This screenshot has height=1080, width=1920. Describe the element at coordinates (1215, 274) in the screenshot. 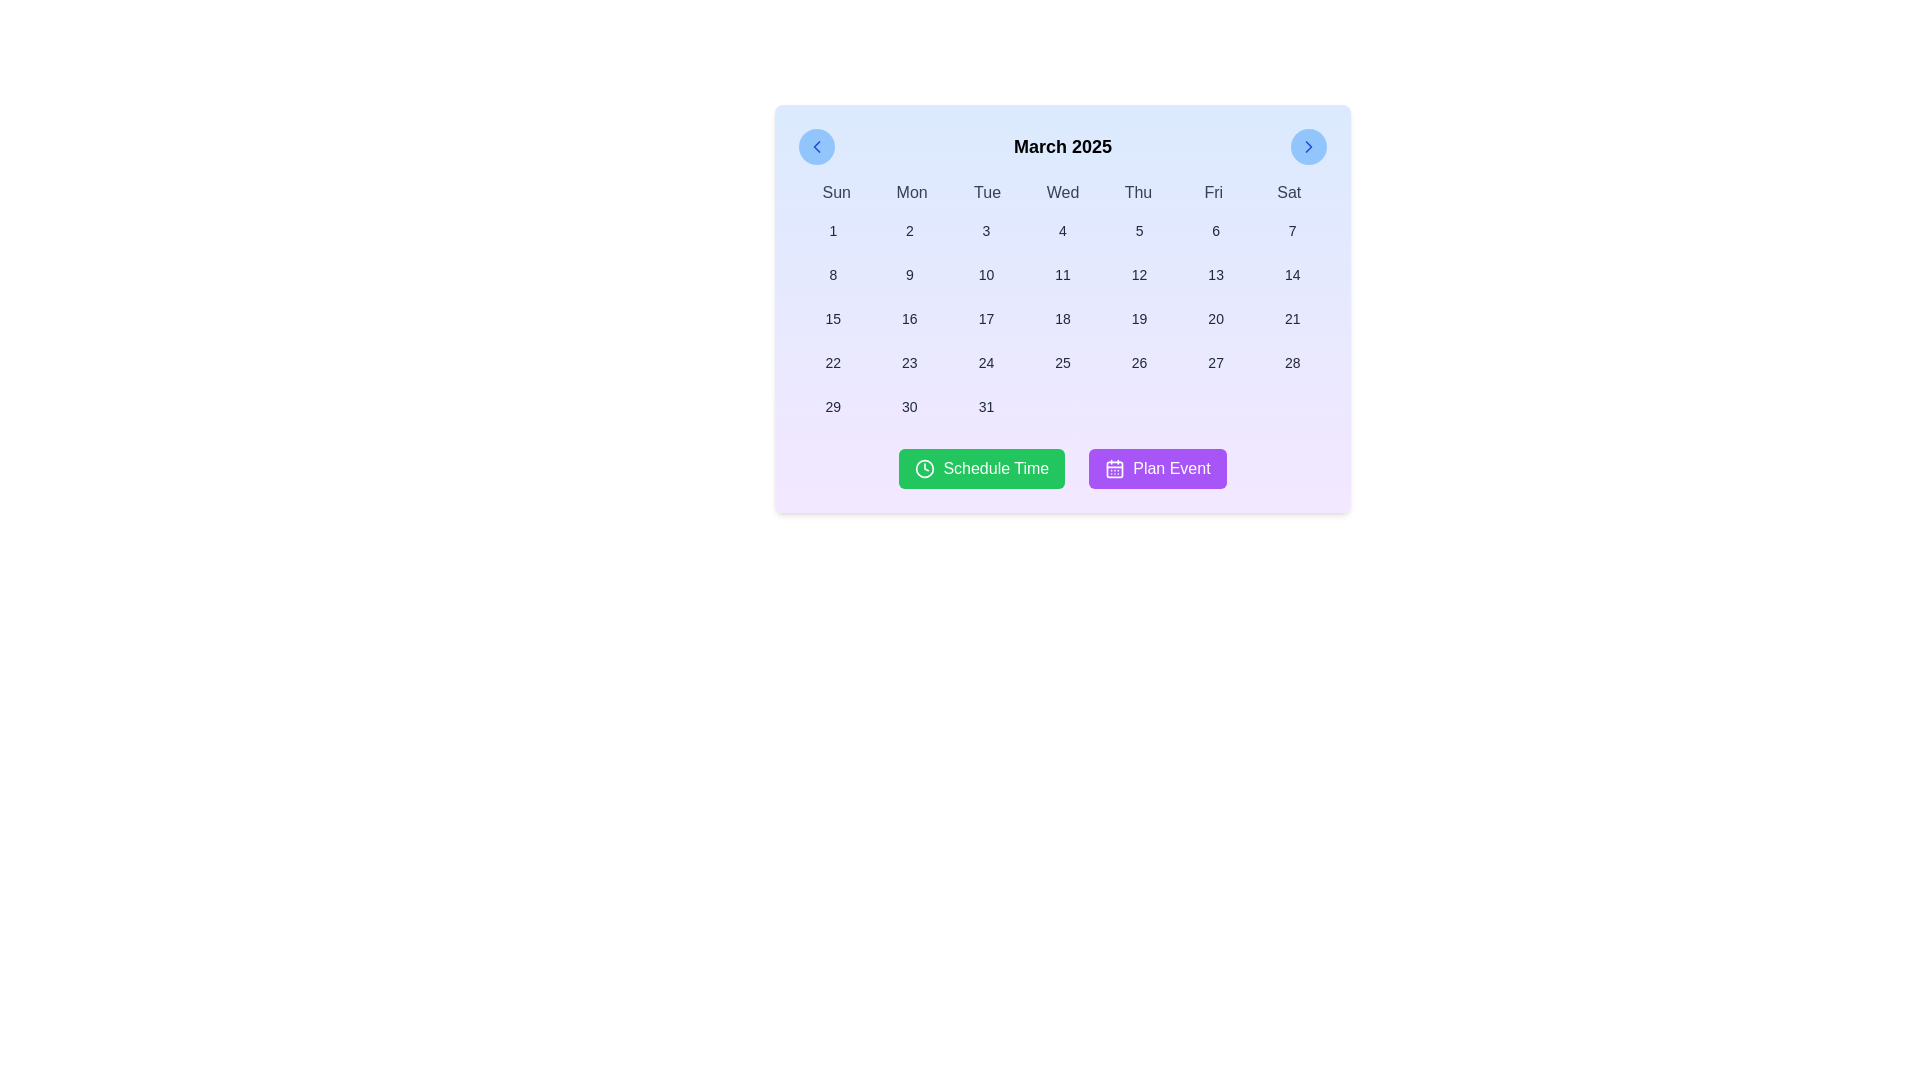

I see `the calendar button representing the 13th day of March 2025` at that location.